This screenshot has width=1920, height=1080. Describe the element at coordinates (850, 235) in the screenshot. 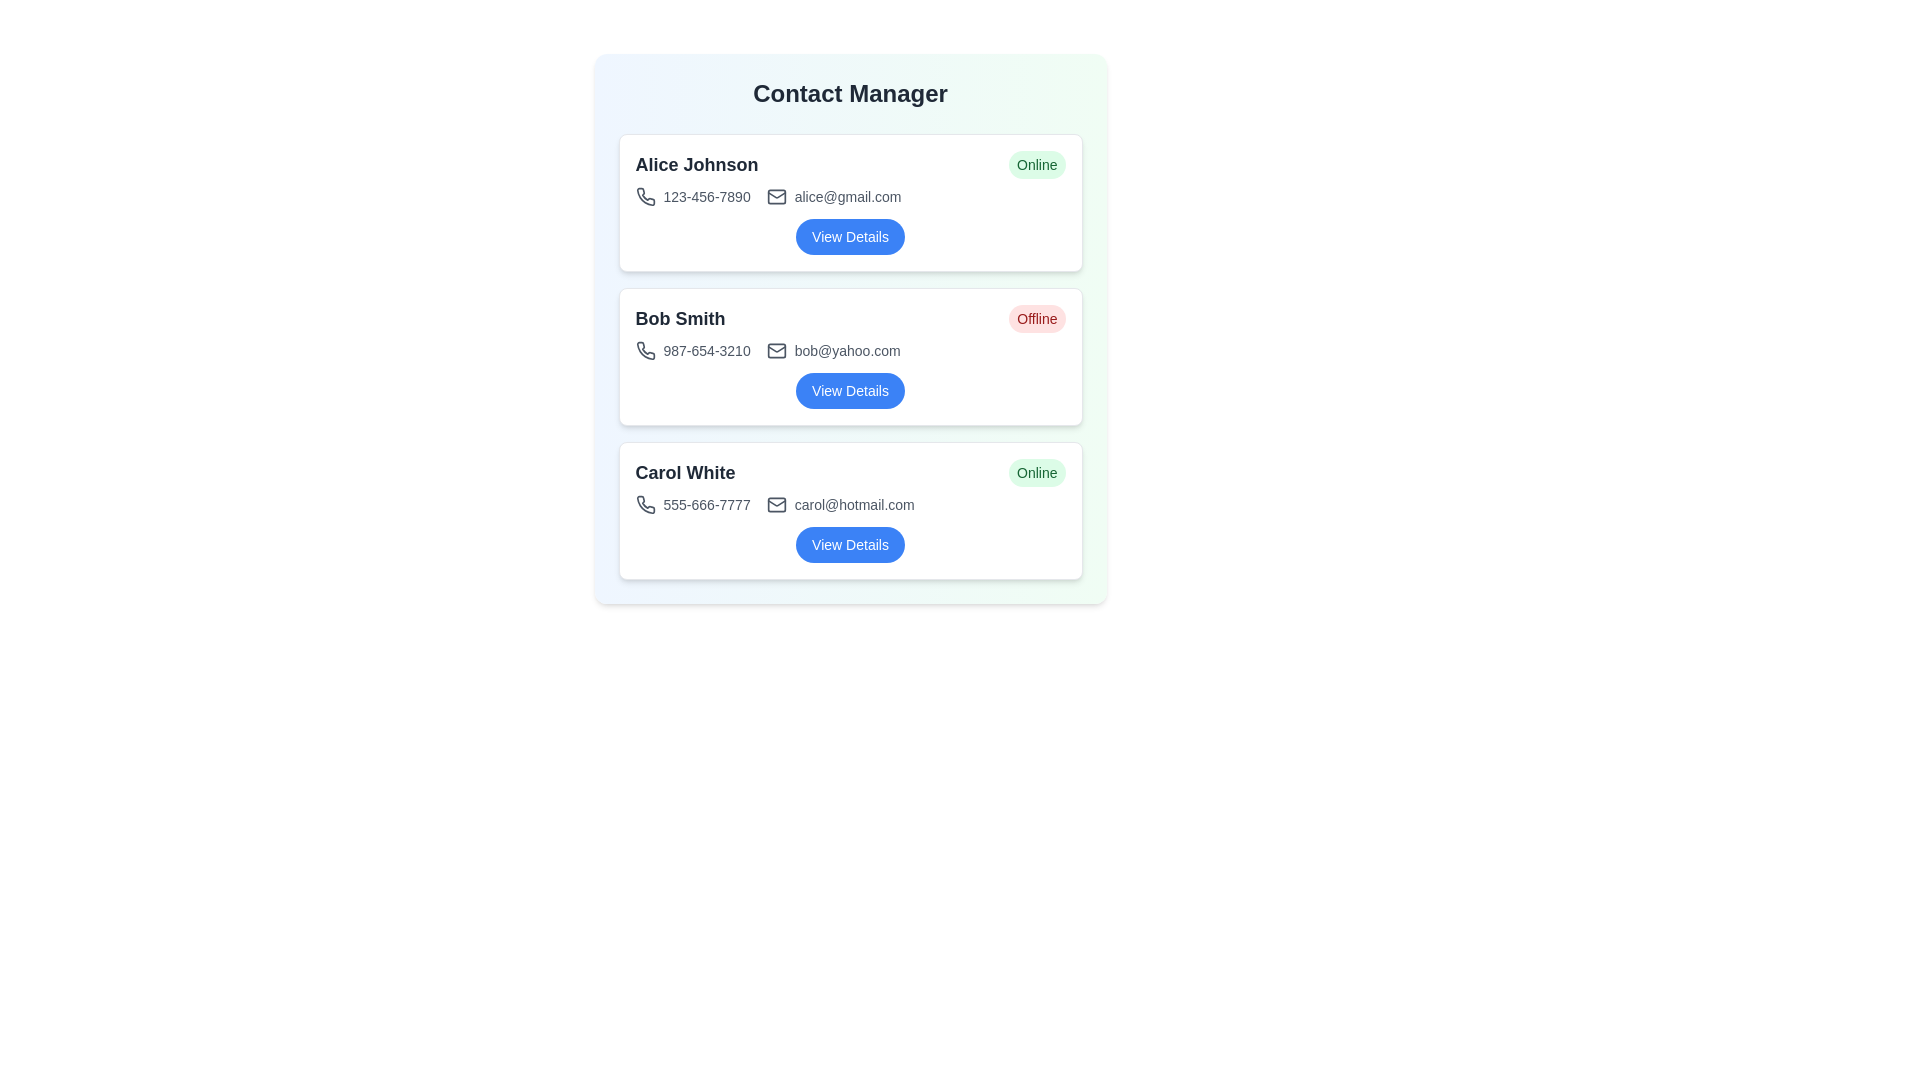

I see `the 'View Details' button for the contact identified by Alice Johnson` at that location.